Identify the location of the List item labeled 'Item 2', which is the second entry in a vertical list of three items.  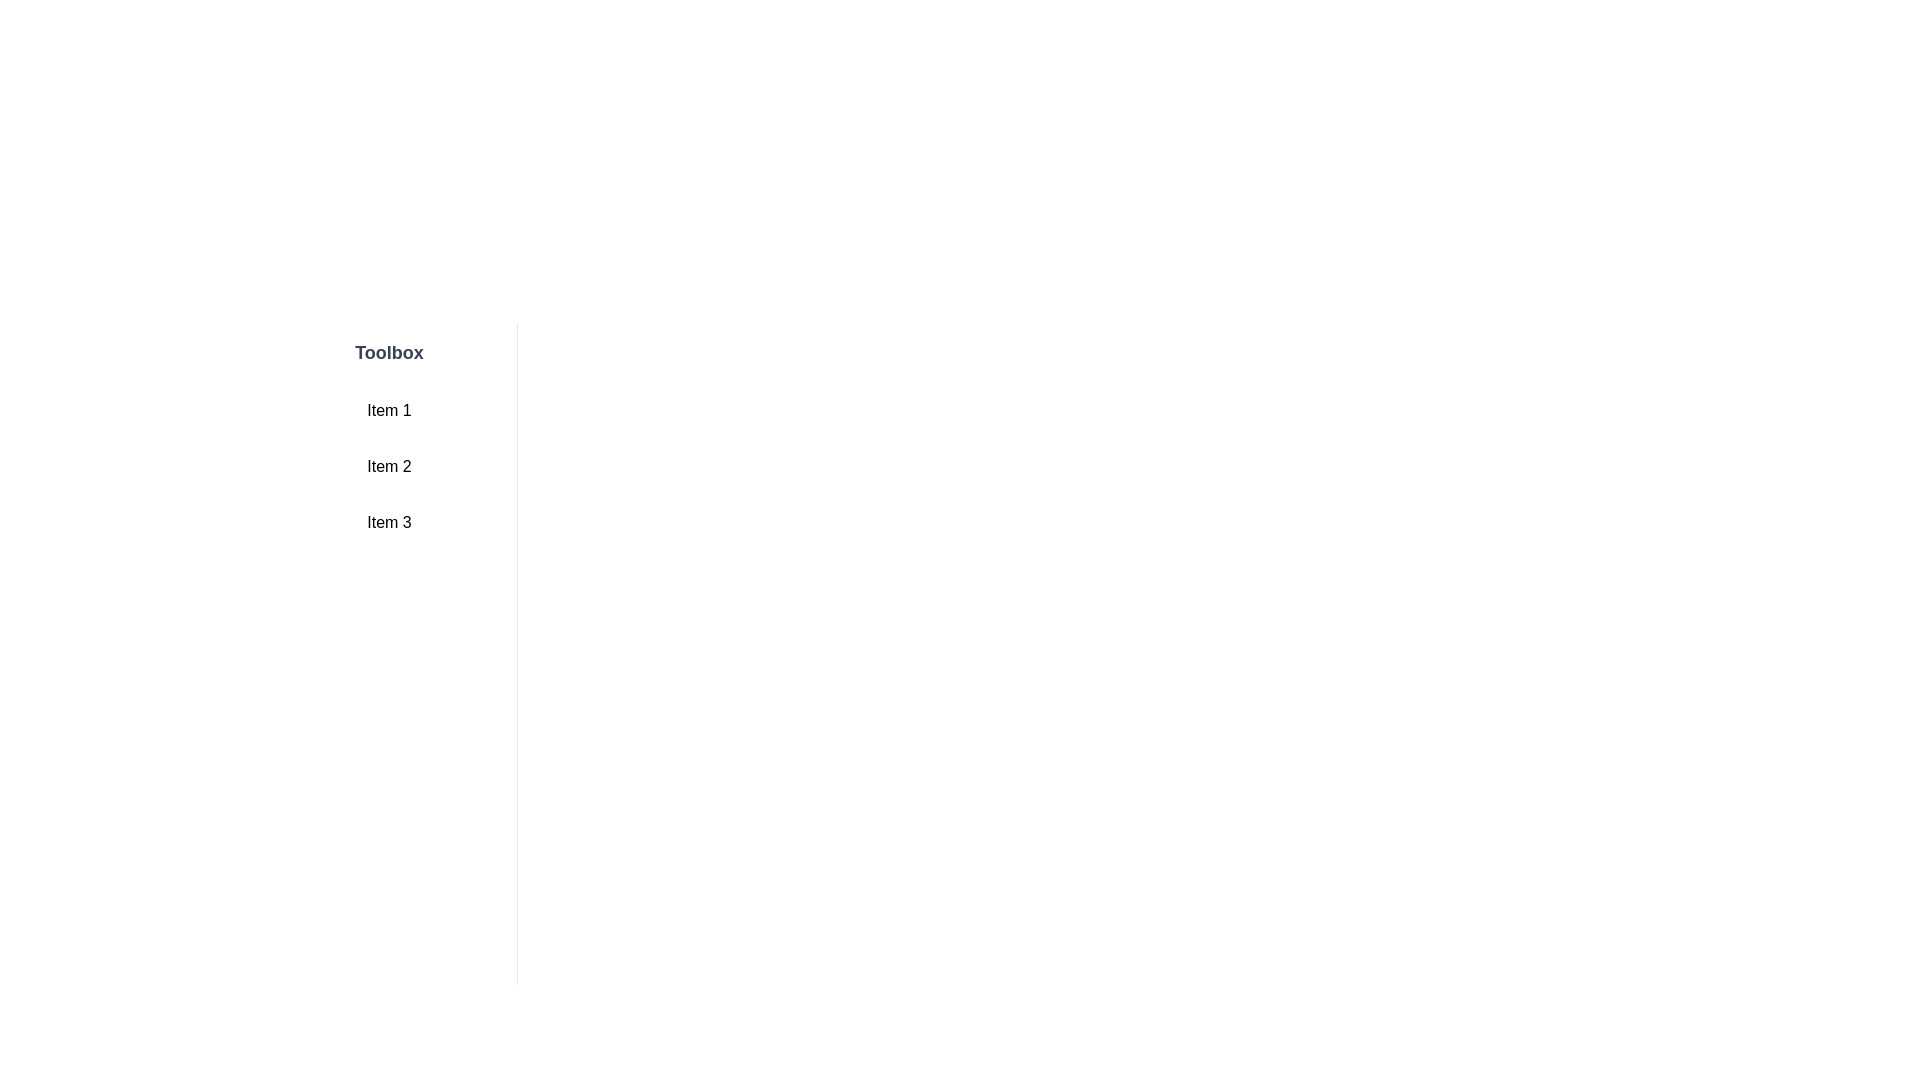
(389, 466).